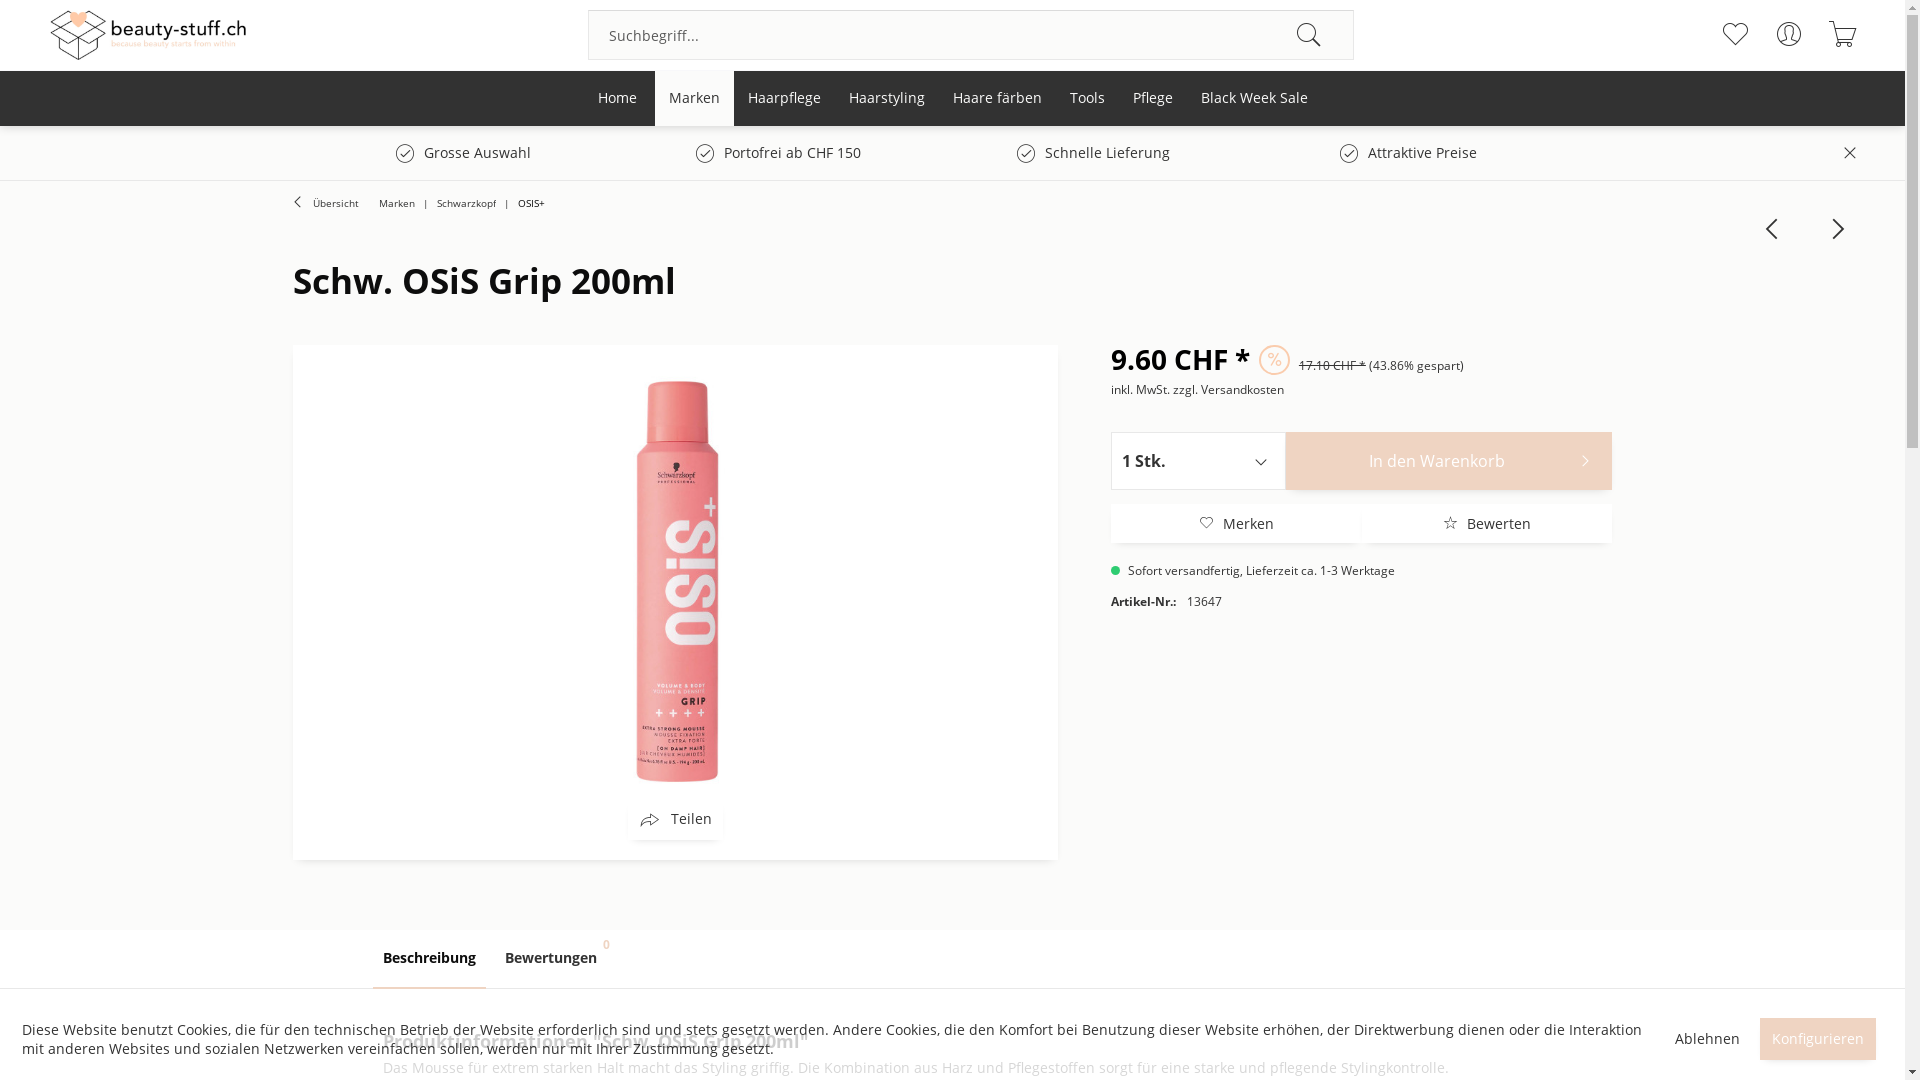 This screenshot has width=1920, height=1080. Describe the element at coordinates (427, 959) in the screenshot. I see `'Beschreibung'` at that location.